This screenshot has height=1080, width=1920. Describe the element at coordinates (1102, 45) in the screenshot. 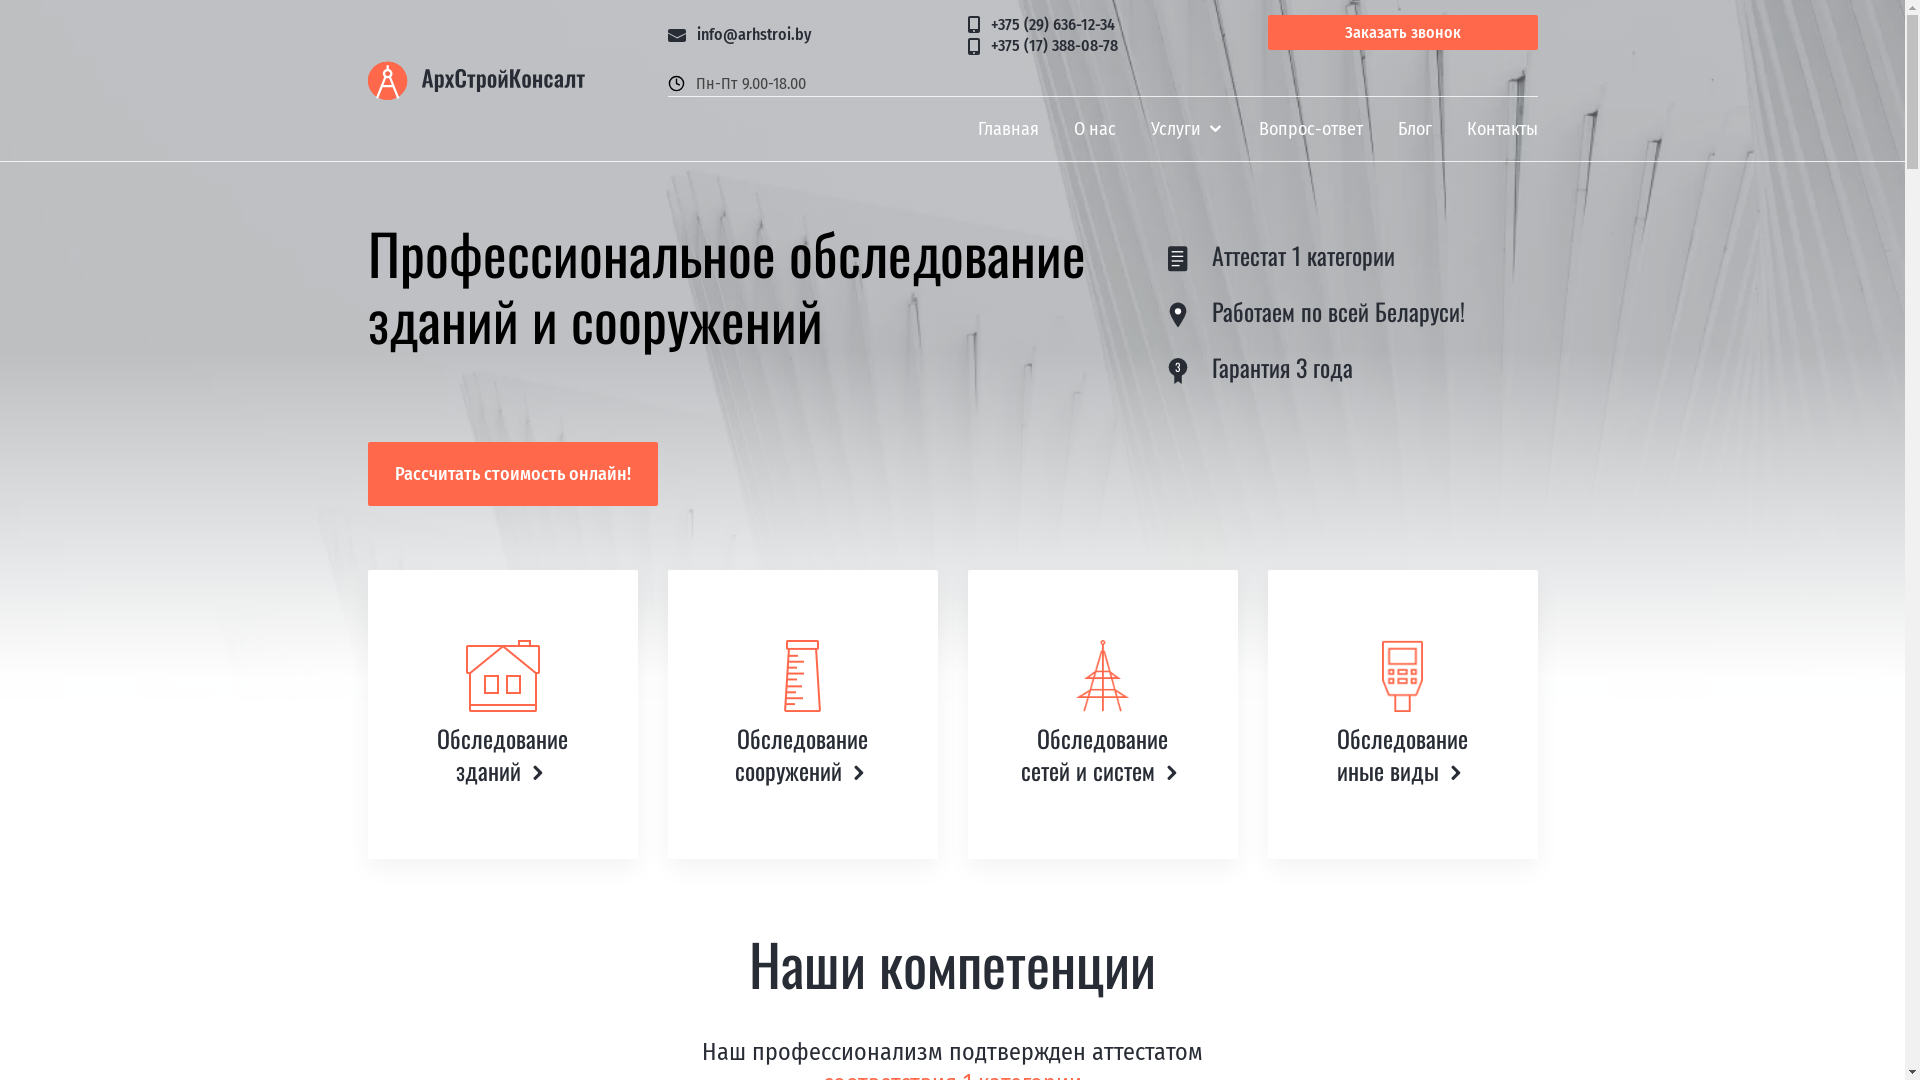

I see `'+375 (17) 388-08-78'` at that location.